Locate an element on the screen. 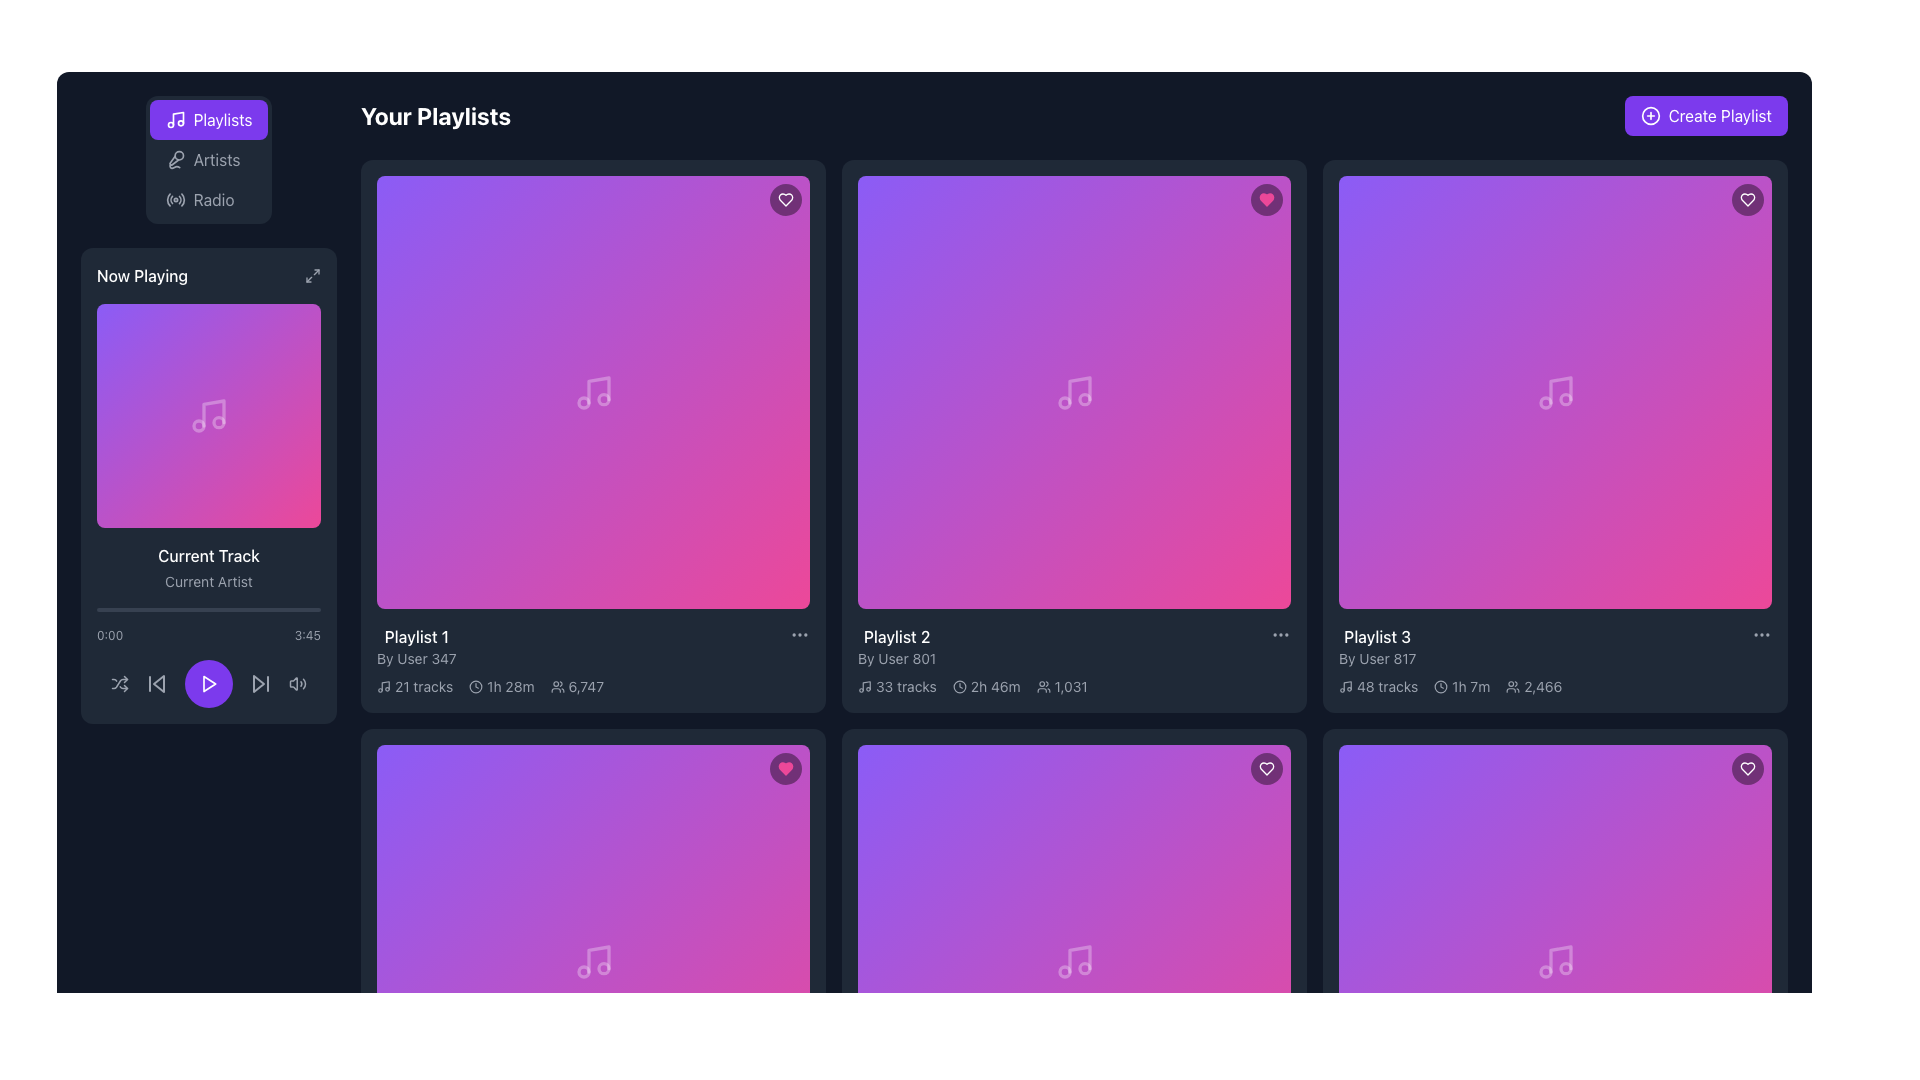  the Text Display Element that displays the name of 'Playlist 3', located at the bottom-right corner of the playlist grid interface is located at coordinates (1376, 636).